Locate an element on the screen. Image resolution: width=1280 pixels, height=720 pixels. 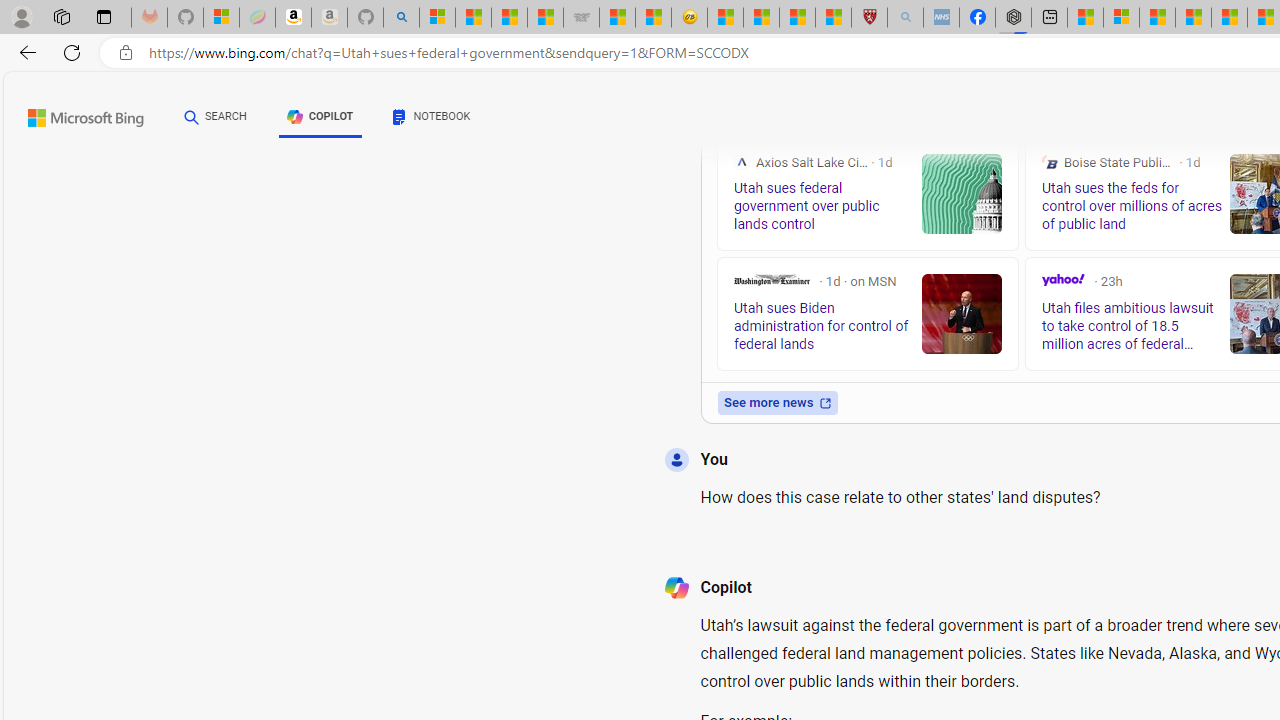
'Axios Salt Lake City on MSN' is located at coordinates (740, 161).